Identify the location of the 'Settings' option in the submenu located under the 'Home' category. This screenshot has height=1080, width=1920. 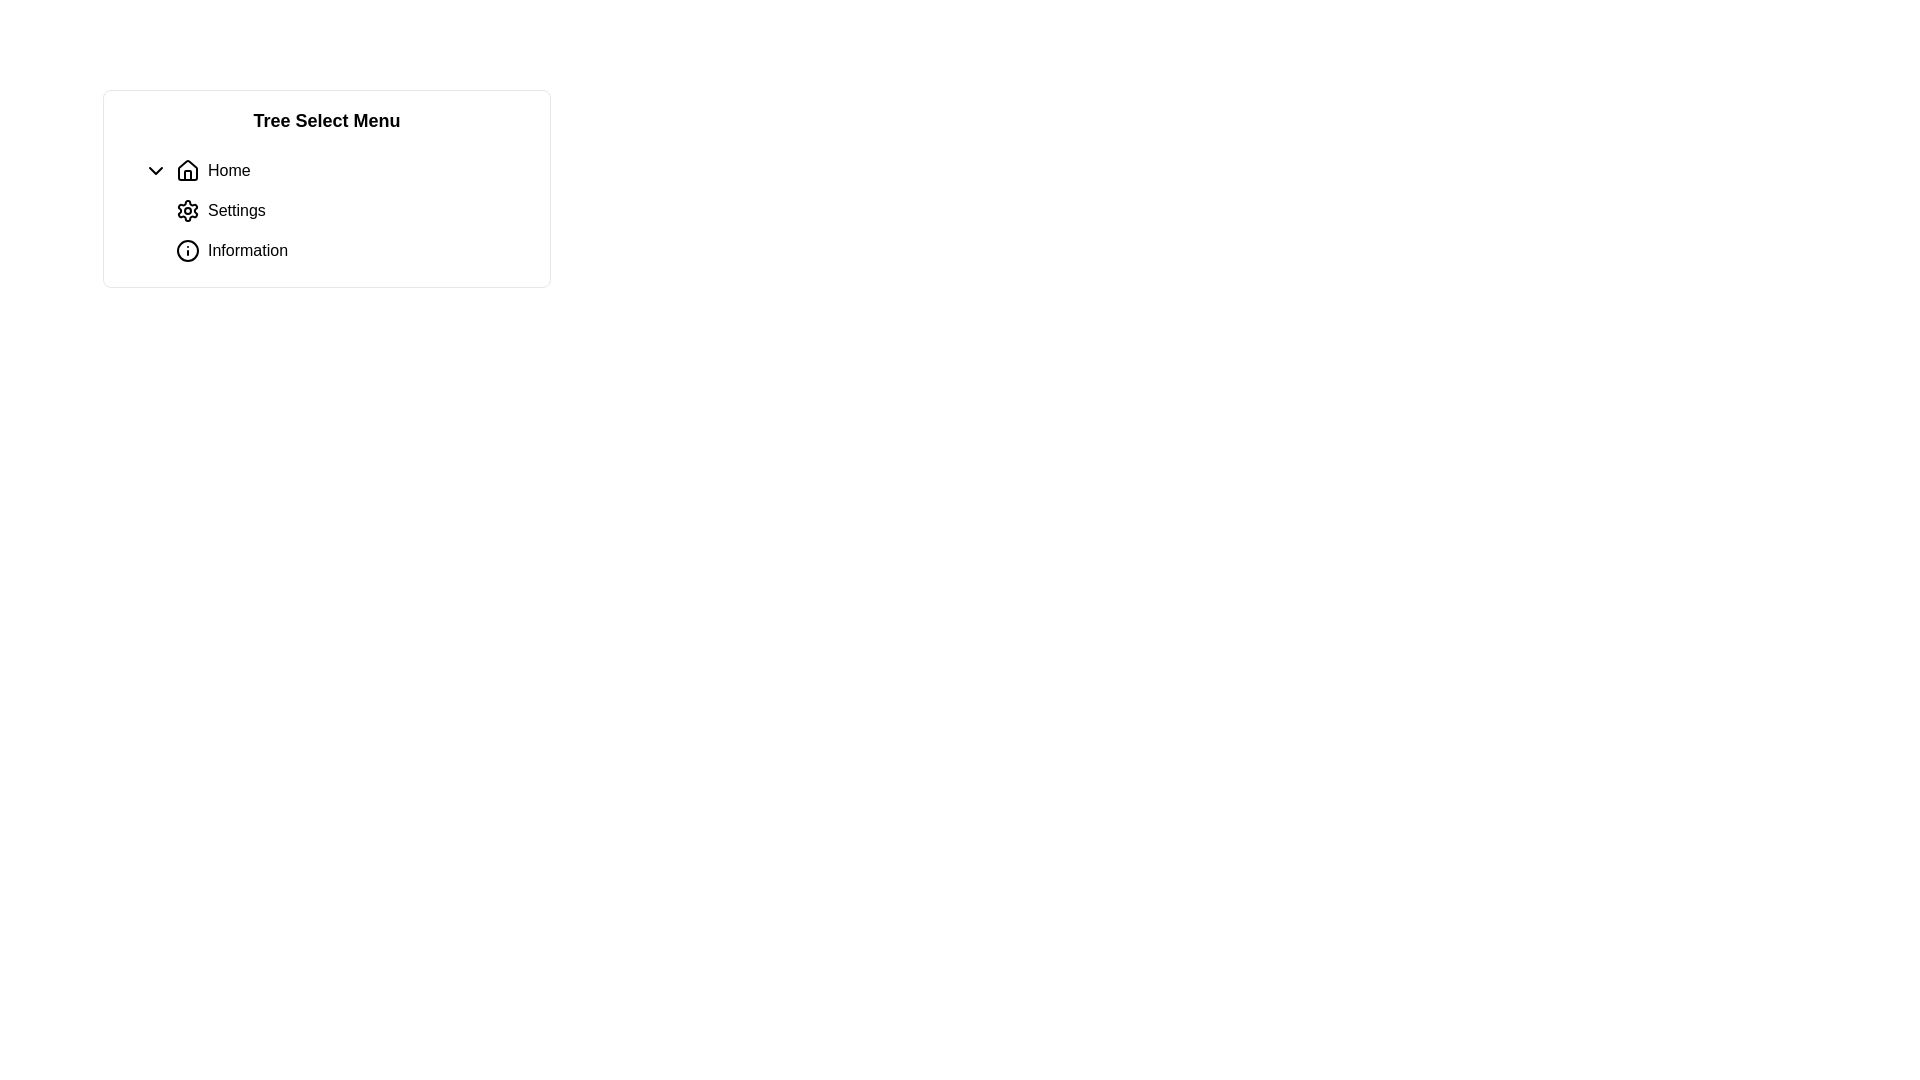
(342, 230).